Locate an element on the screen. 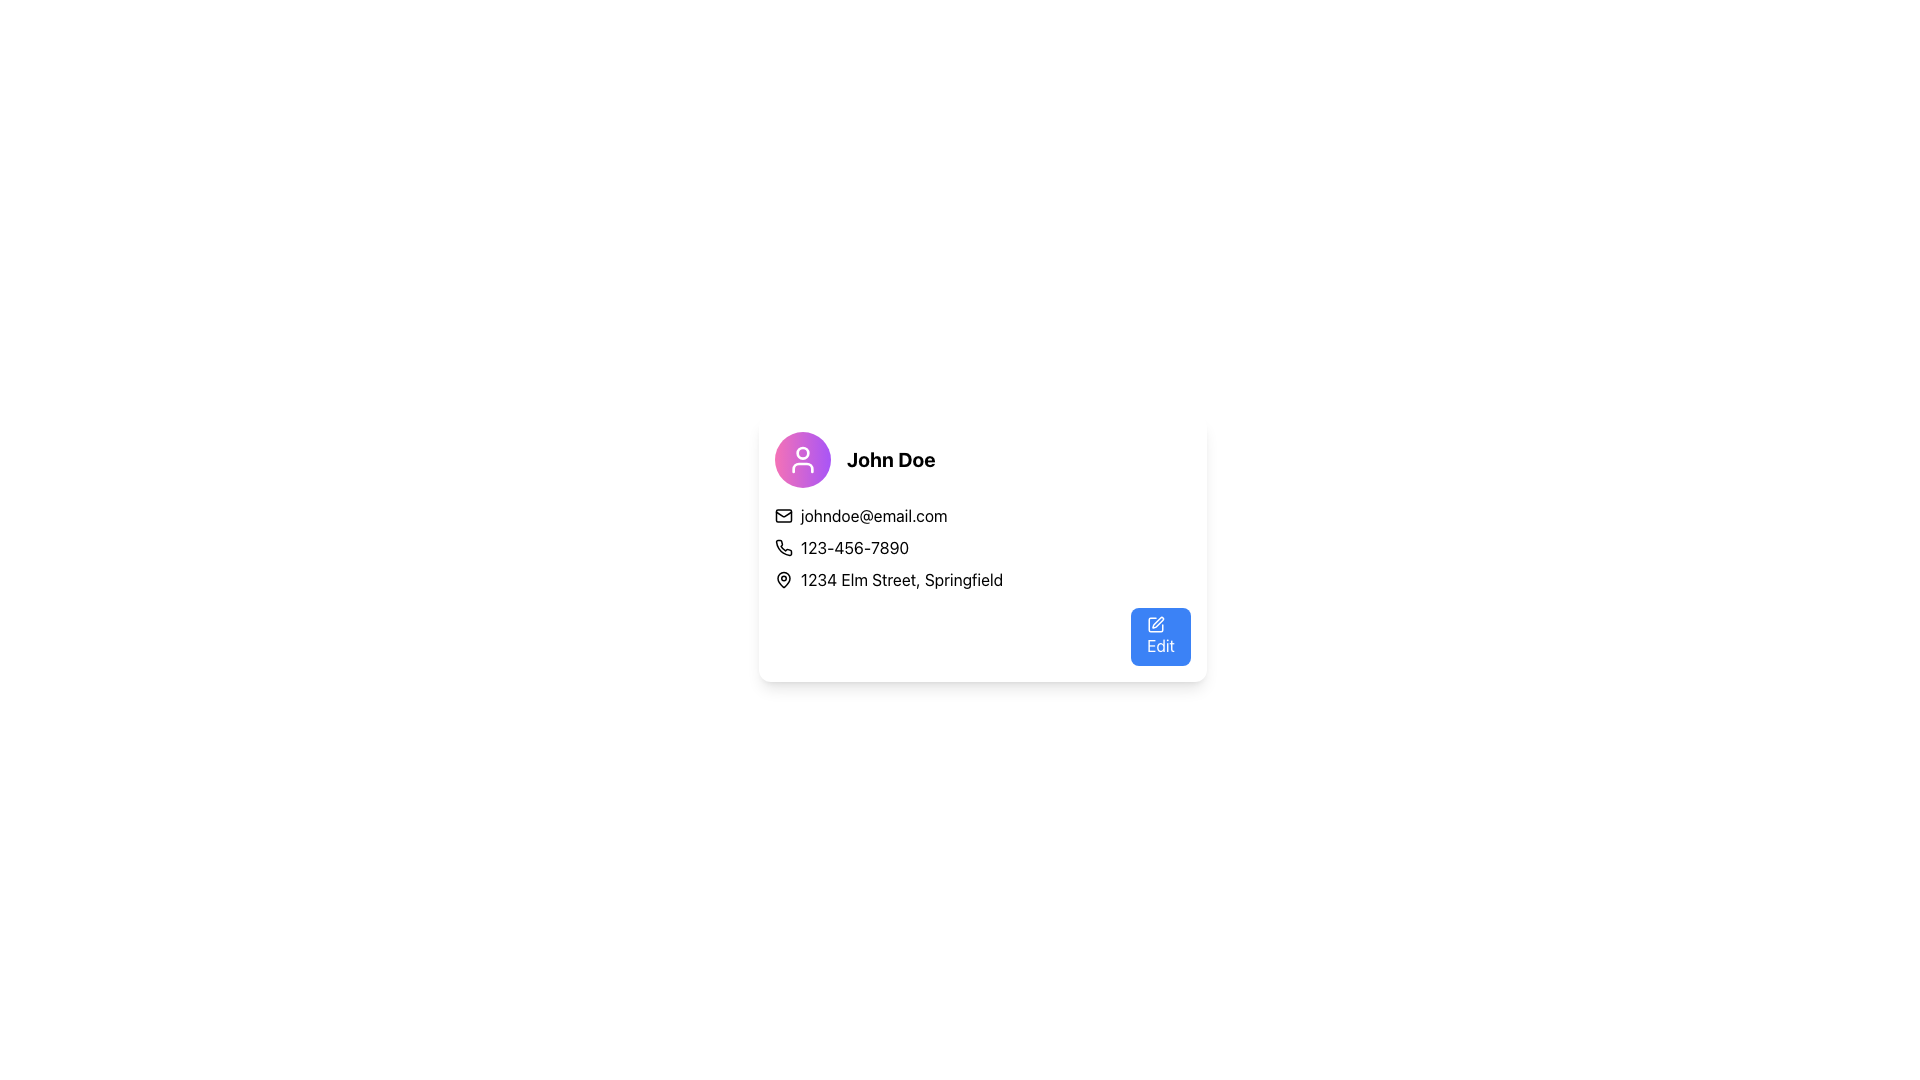 Image resolution: width=1920 pixels, height=1080 pixels. the location marker icon next to the address '1234 Elm Street, Springfield' in the information card is located at coordinates (782, 578).